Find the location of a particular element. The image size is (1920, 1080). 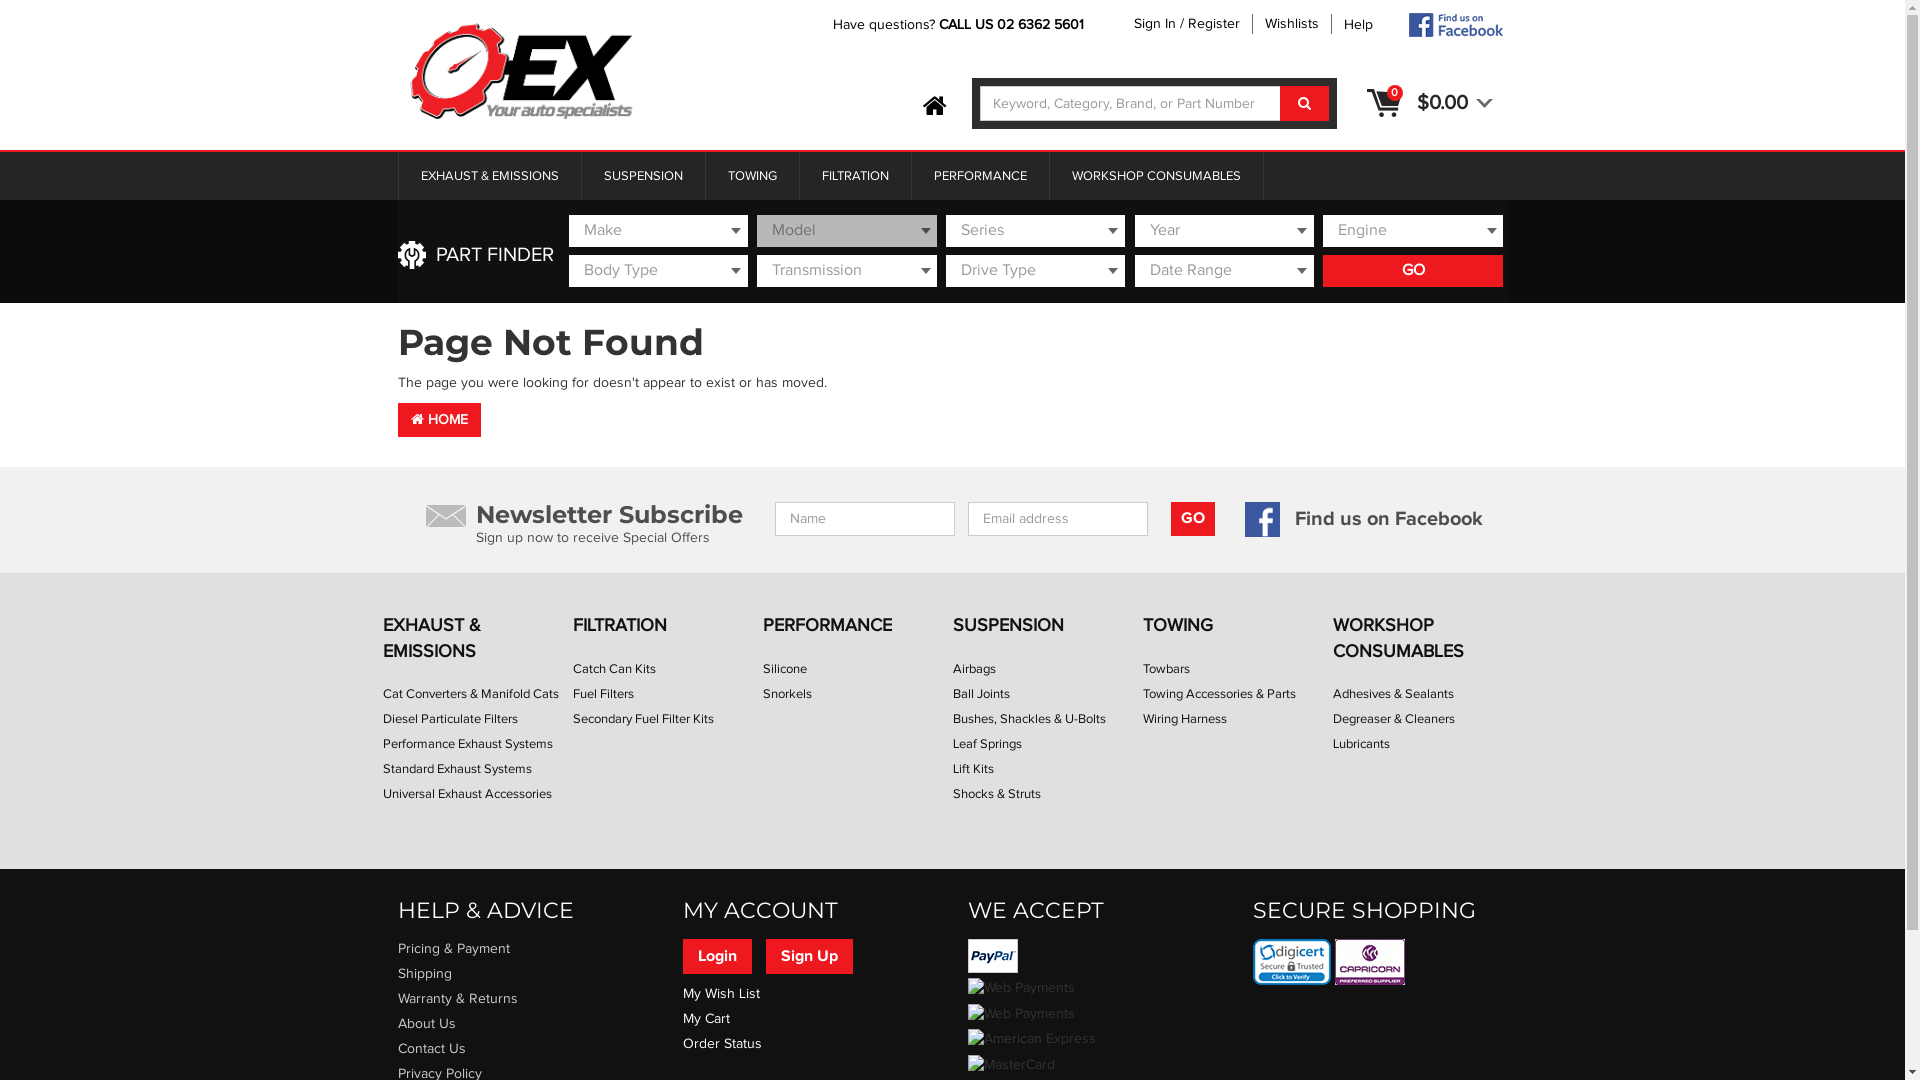

'Performance Exhaust Systems' is located at coordinates (382, 744).